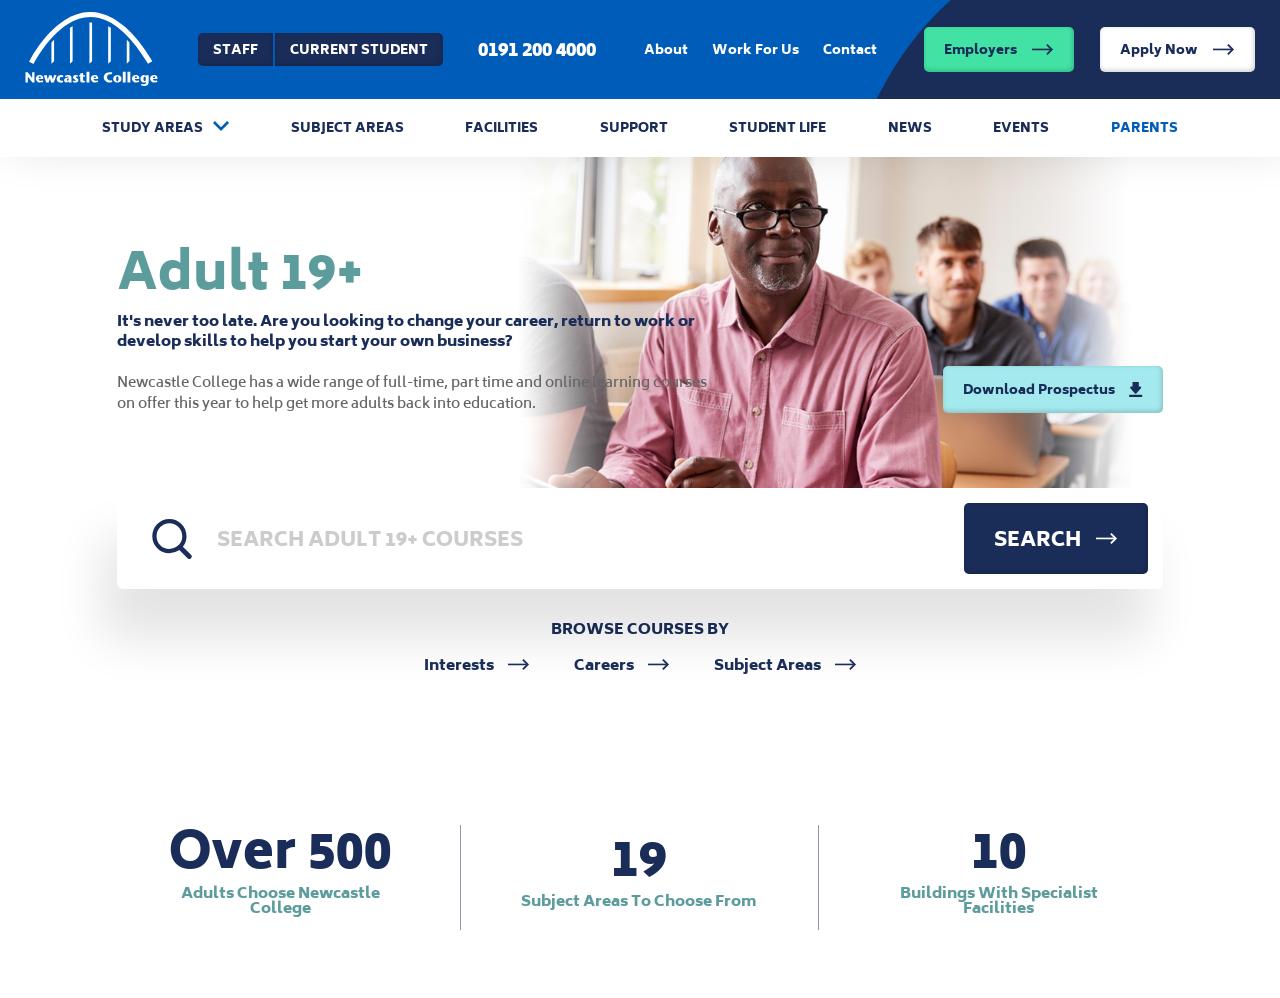 This screenshot has width=1280, height=998. I want to click on 'Apply Now', so click(1158, 48).